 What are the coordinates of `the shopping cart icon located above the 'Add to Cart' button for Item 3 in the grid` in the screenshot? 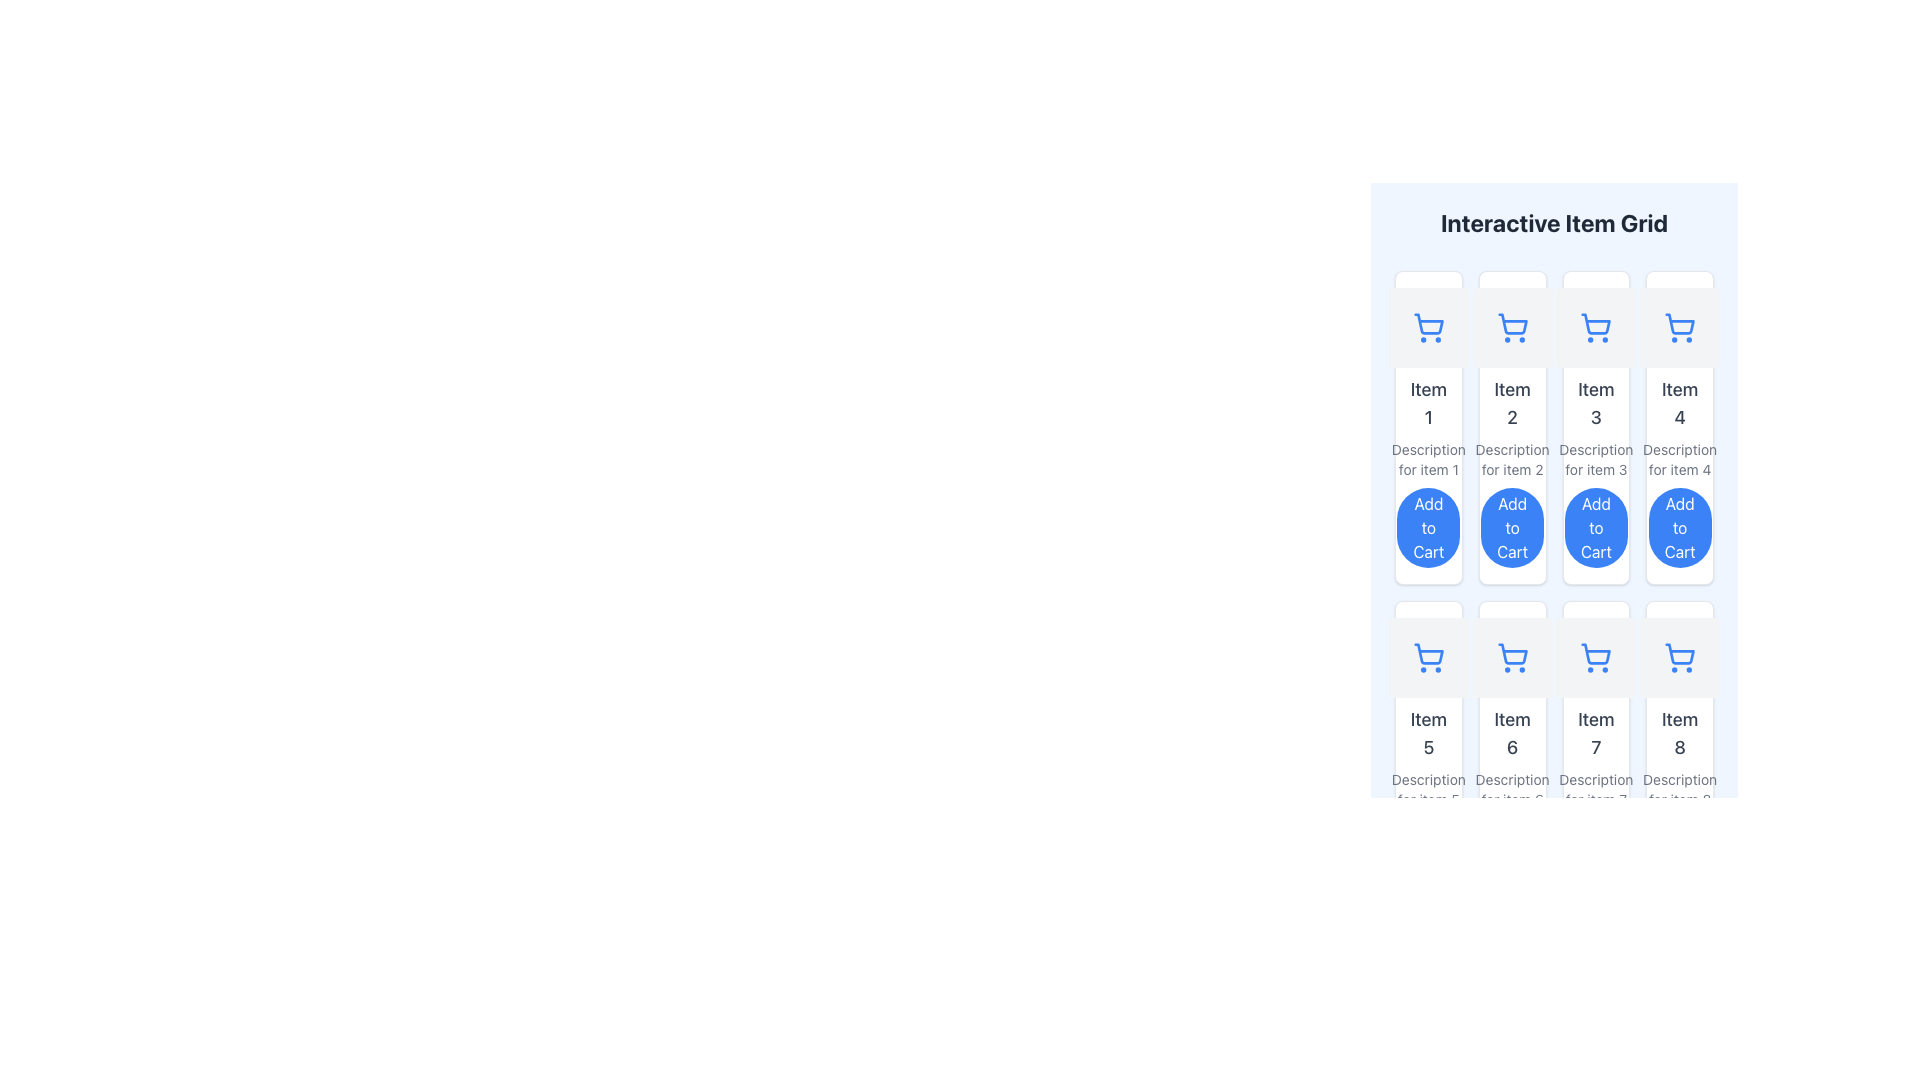 It's located at (1595, 323).